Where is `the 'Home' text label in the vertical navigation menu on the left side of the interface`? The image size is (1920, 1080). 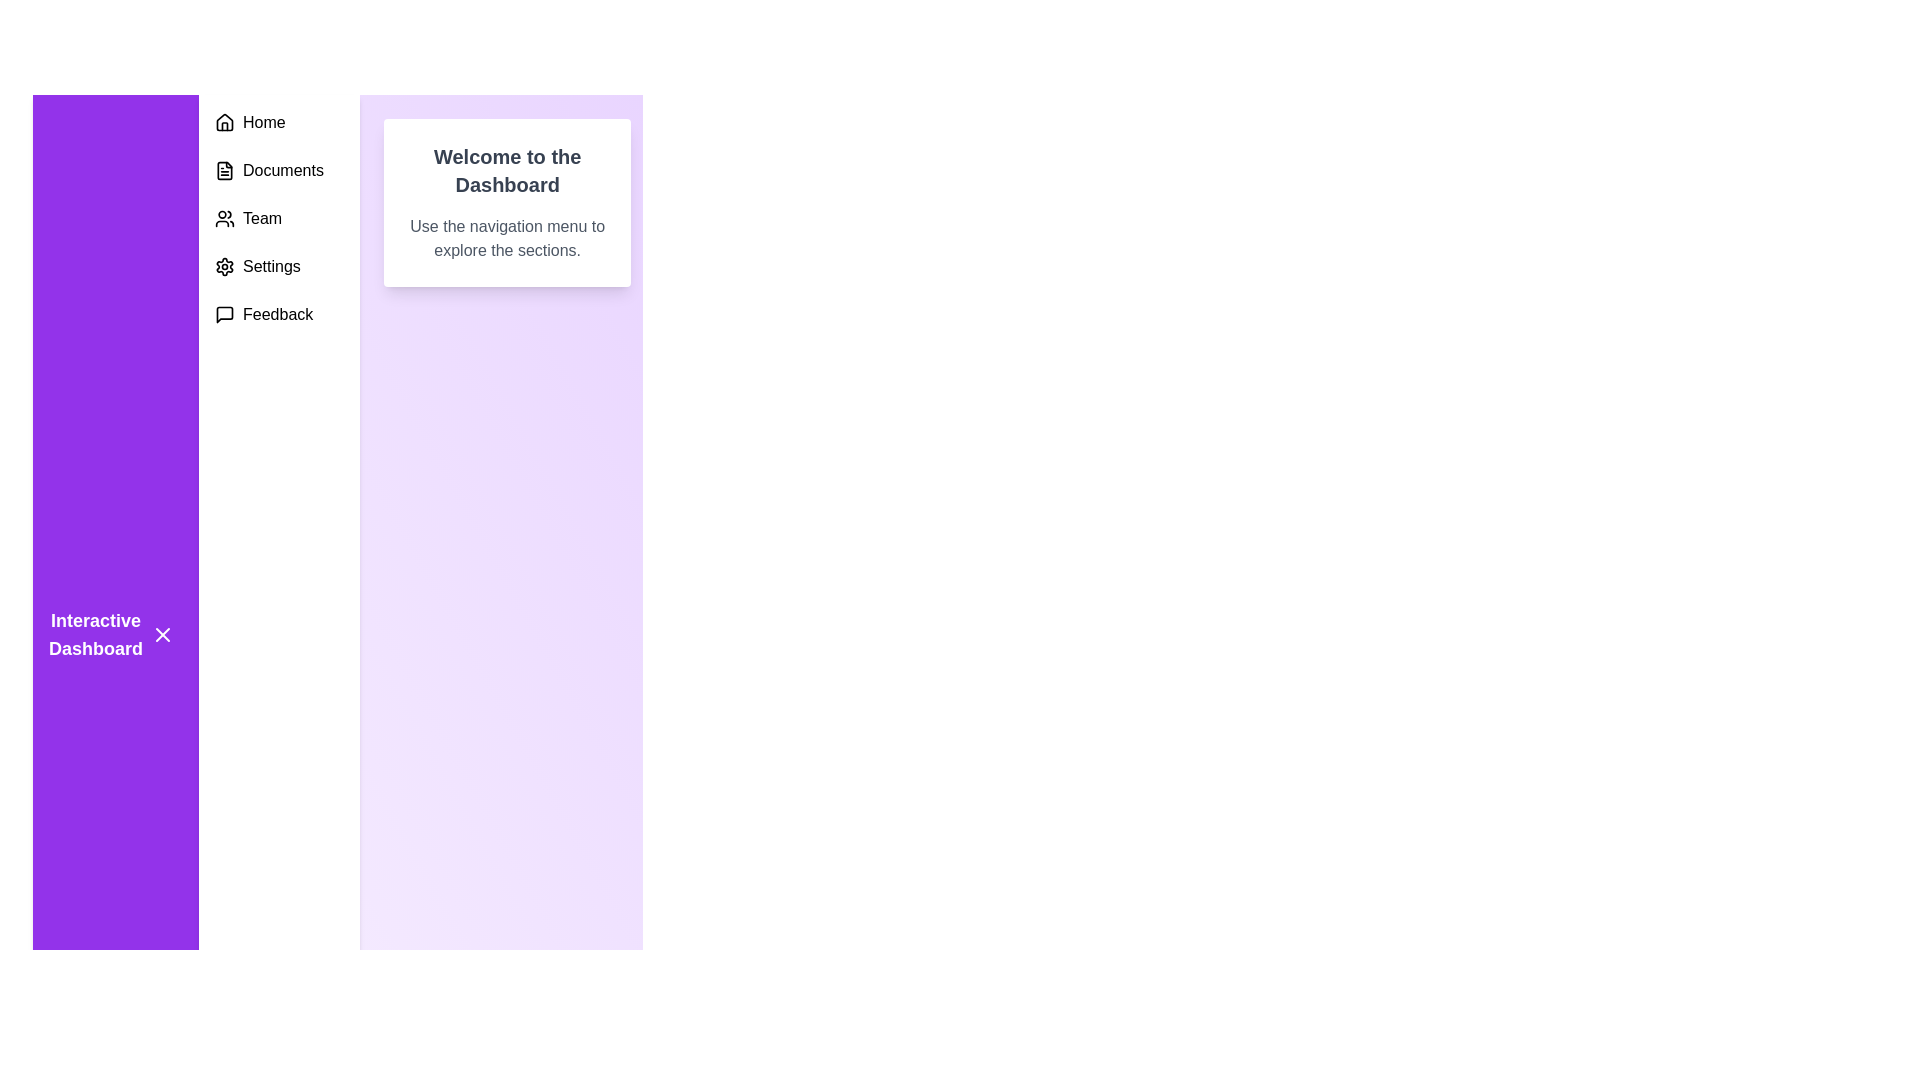
the 'Home' text label in the vertical navigation menu on the left side of the interface is located at coordinates (263, 123).